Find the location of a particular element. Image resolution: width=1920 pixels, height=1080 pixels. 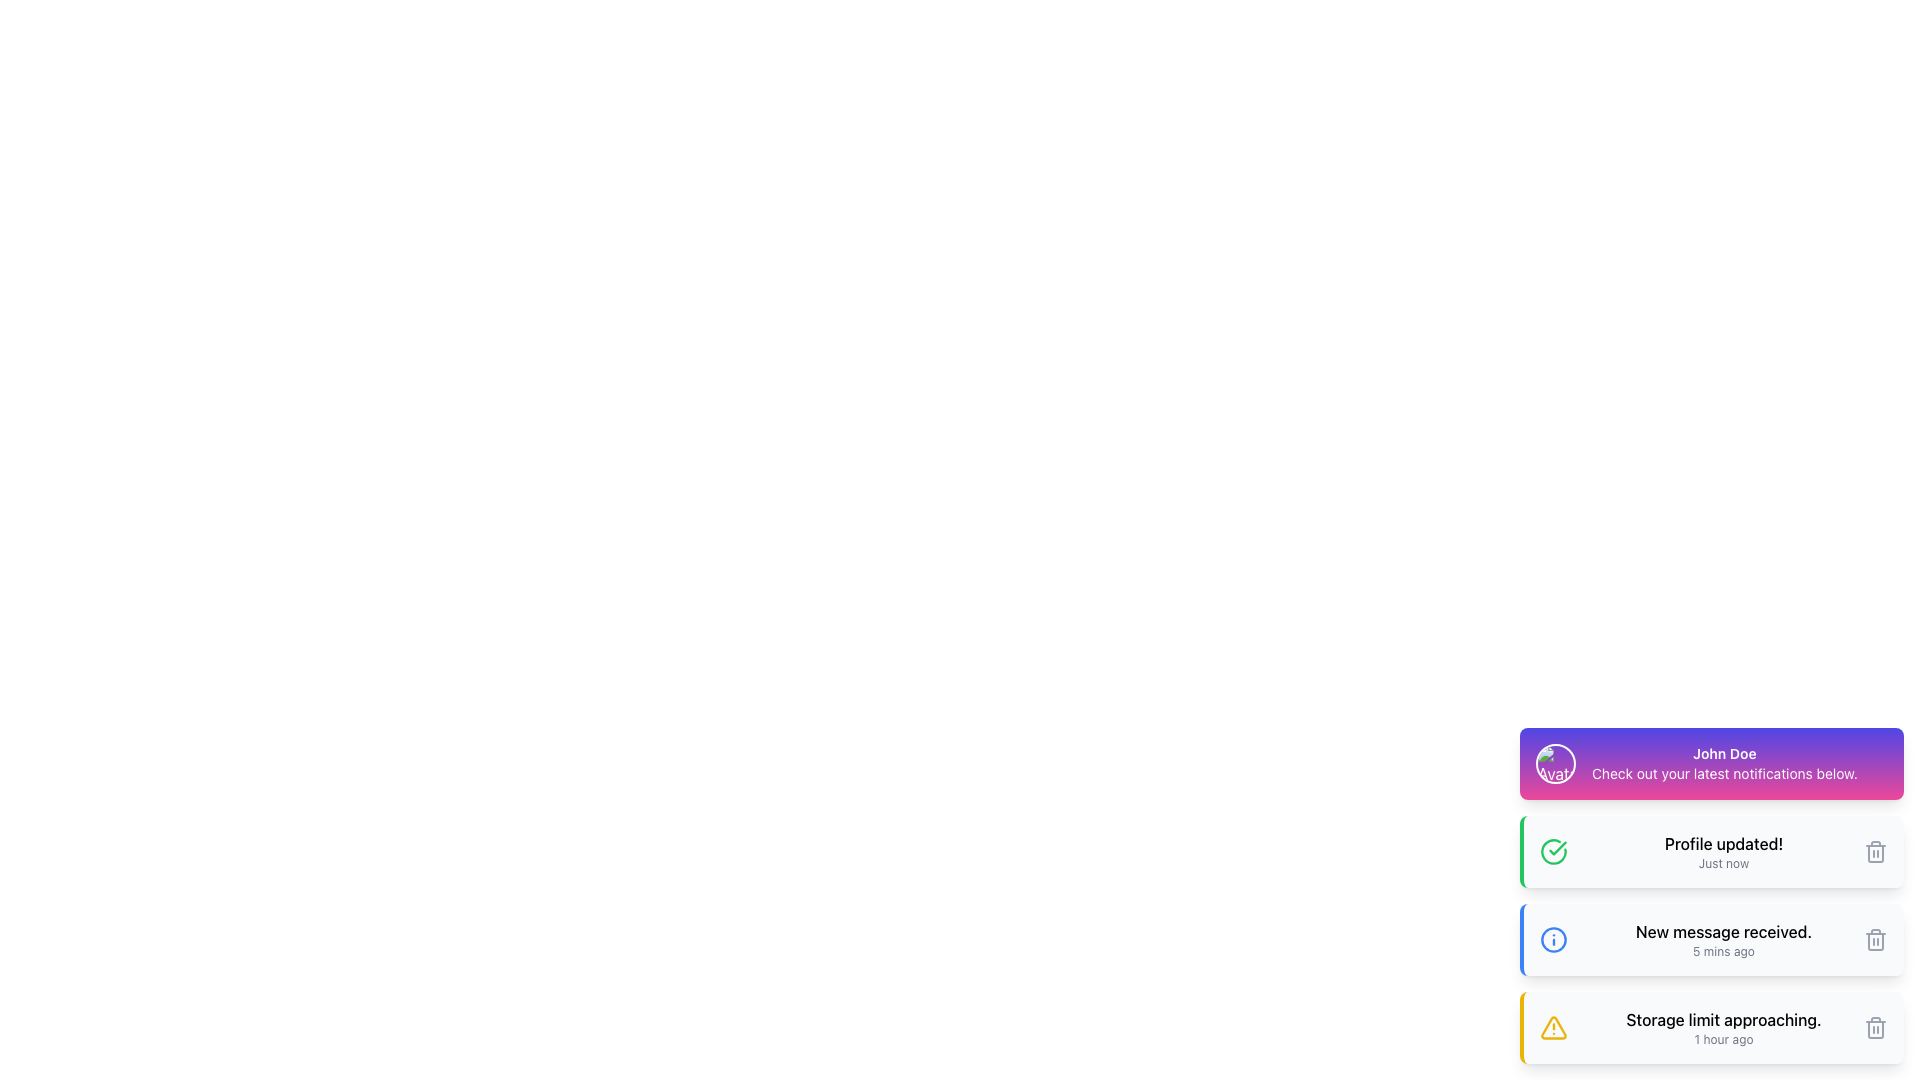

the delete button located at the bottom-right corner of the notification card containing the text 'Storage limit approaching. 1 hour ago' to change its color is located at coordinates (1875, 1028).